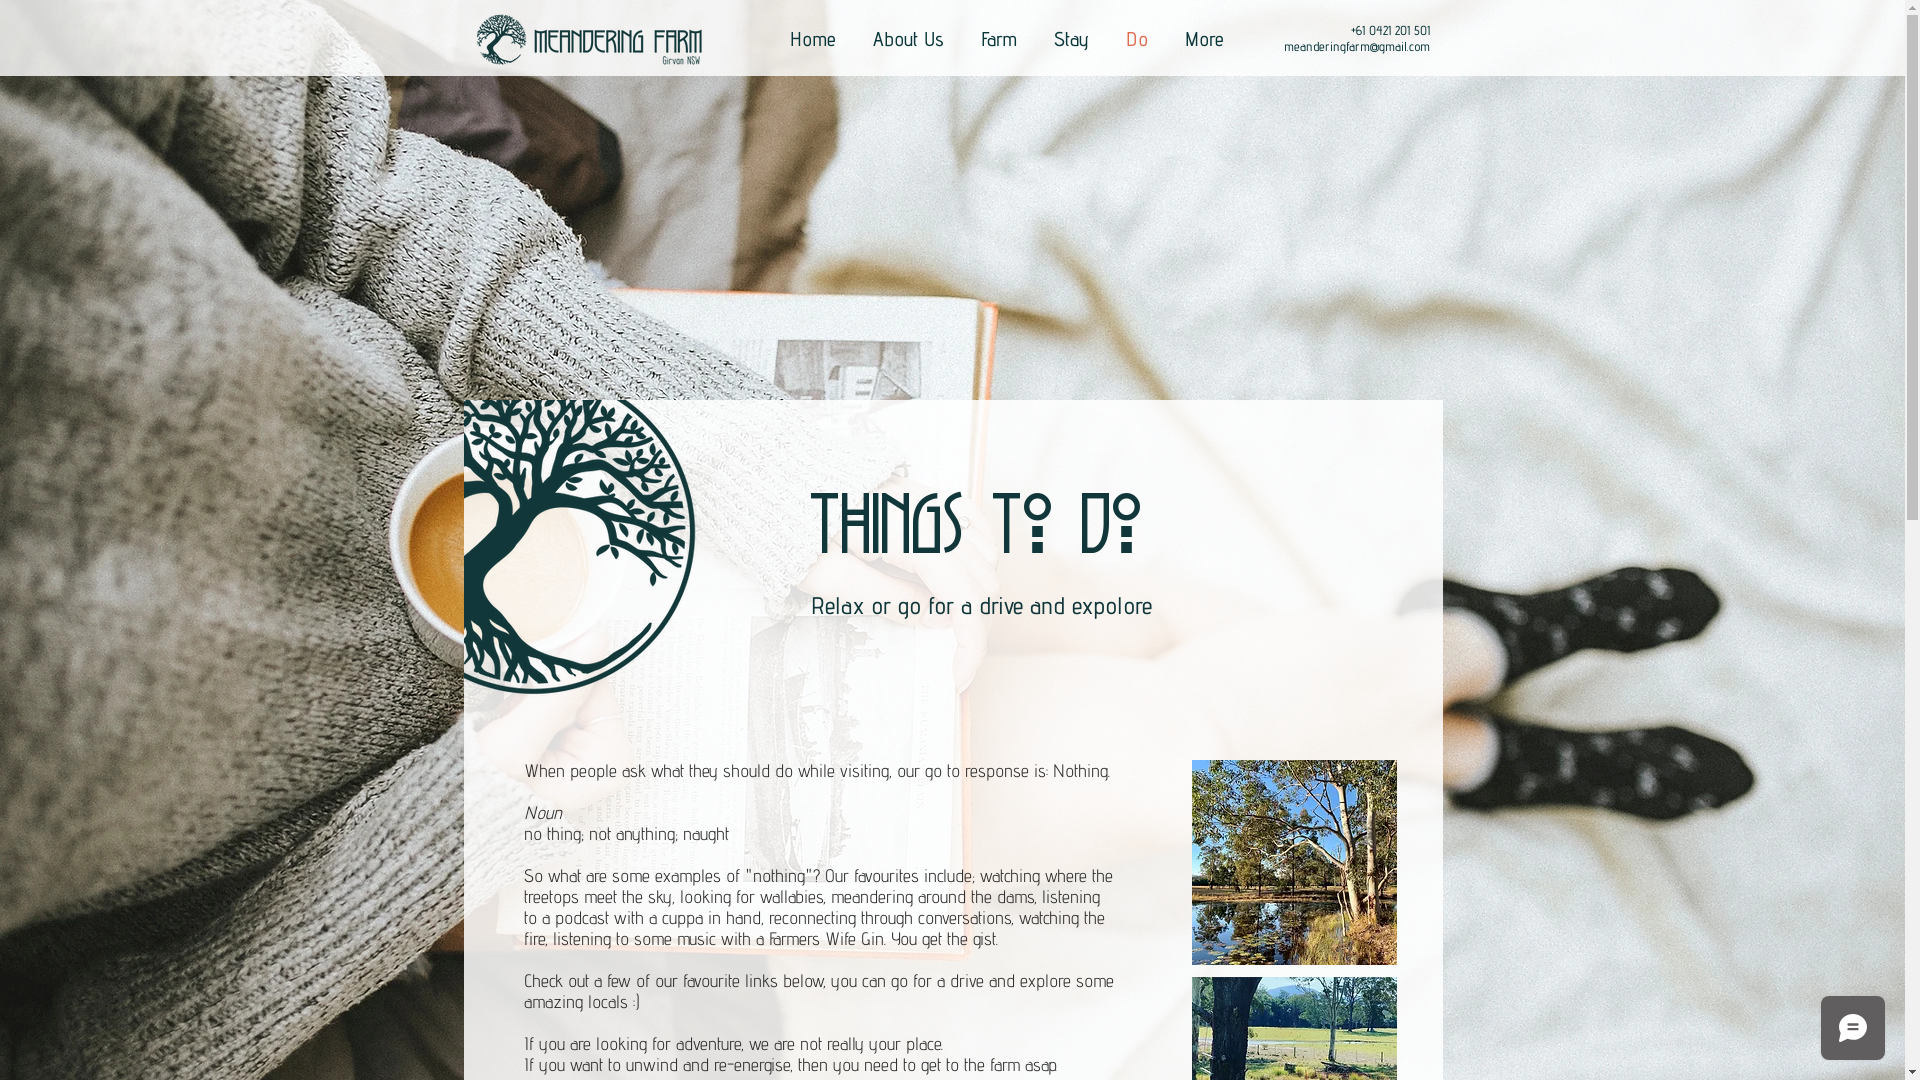  Describe the element at coordinates (1107, 39) in the screenshot. I see `'Do'` at that location.